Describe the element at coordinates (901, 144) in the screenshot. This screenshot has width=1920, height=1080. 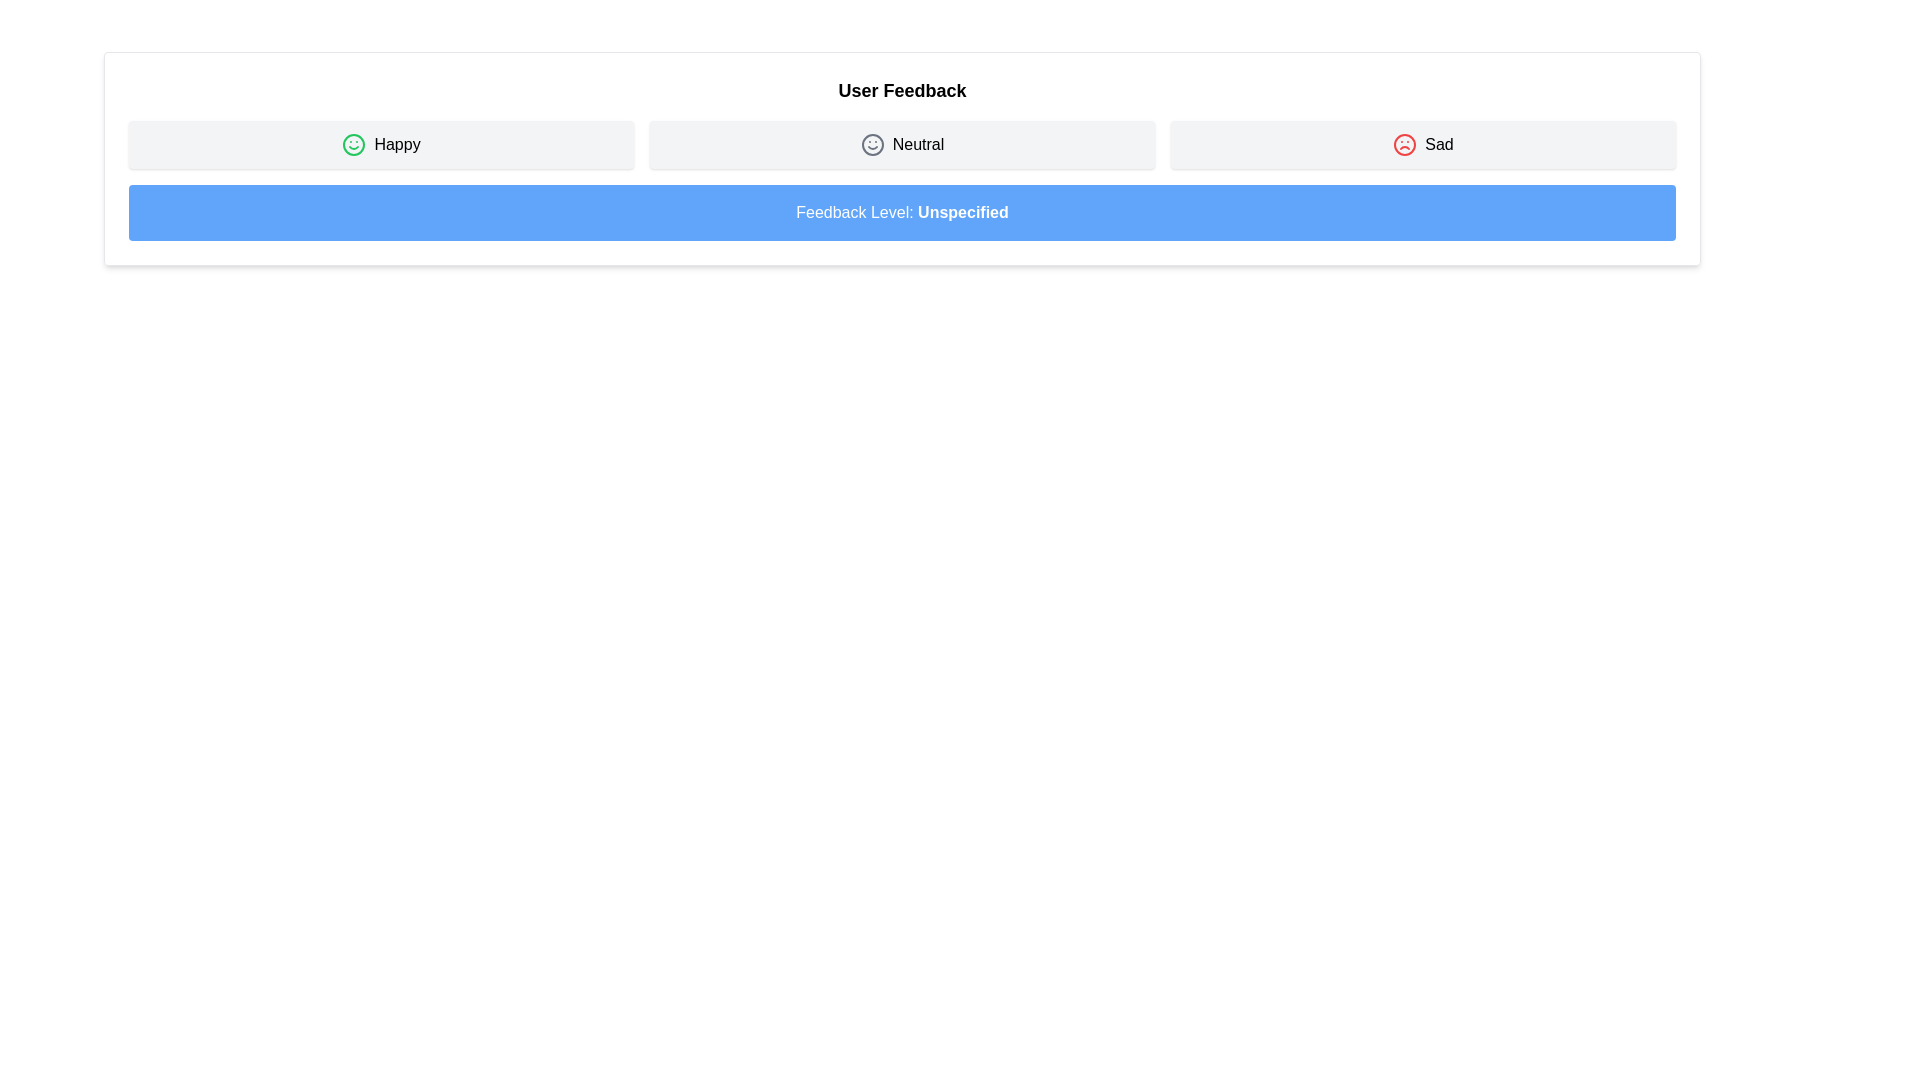
I see `the button labeled 'Neutral' positioned centrally between the 'Happy' and 'Sad' buttons` at that location.